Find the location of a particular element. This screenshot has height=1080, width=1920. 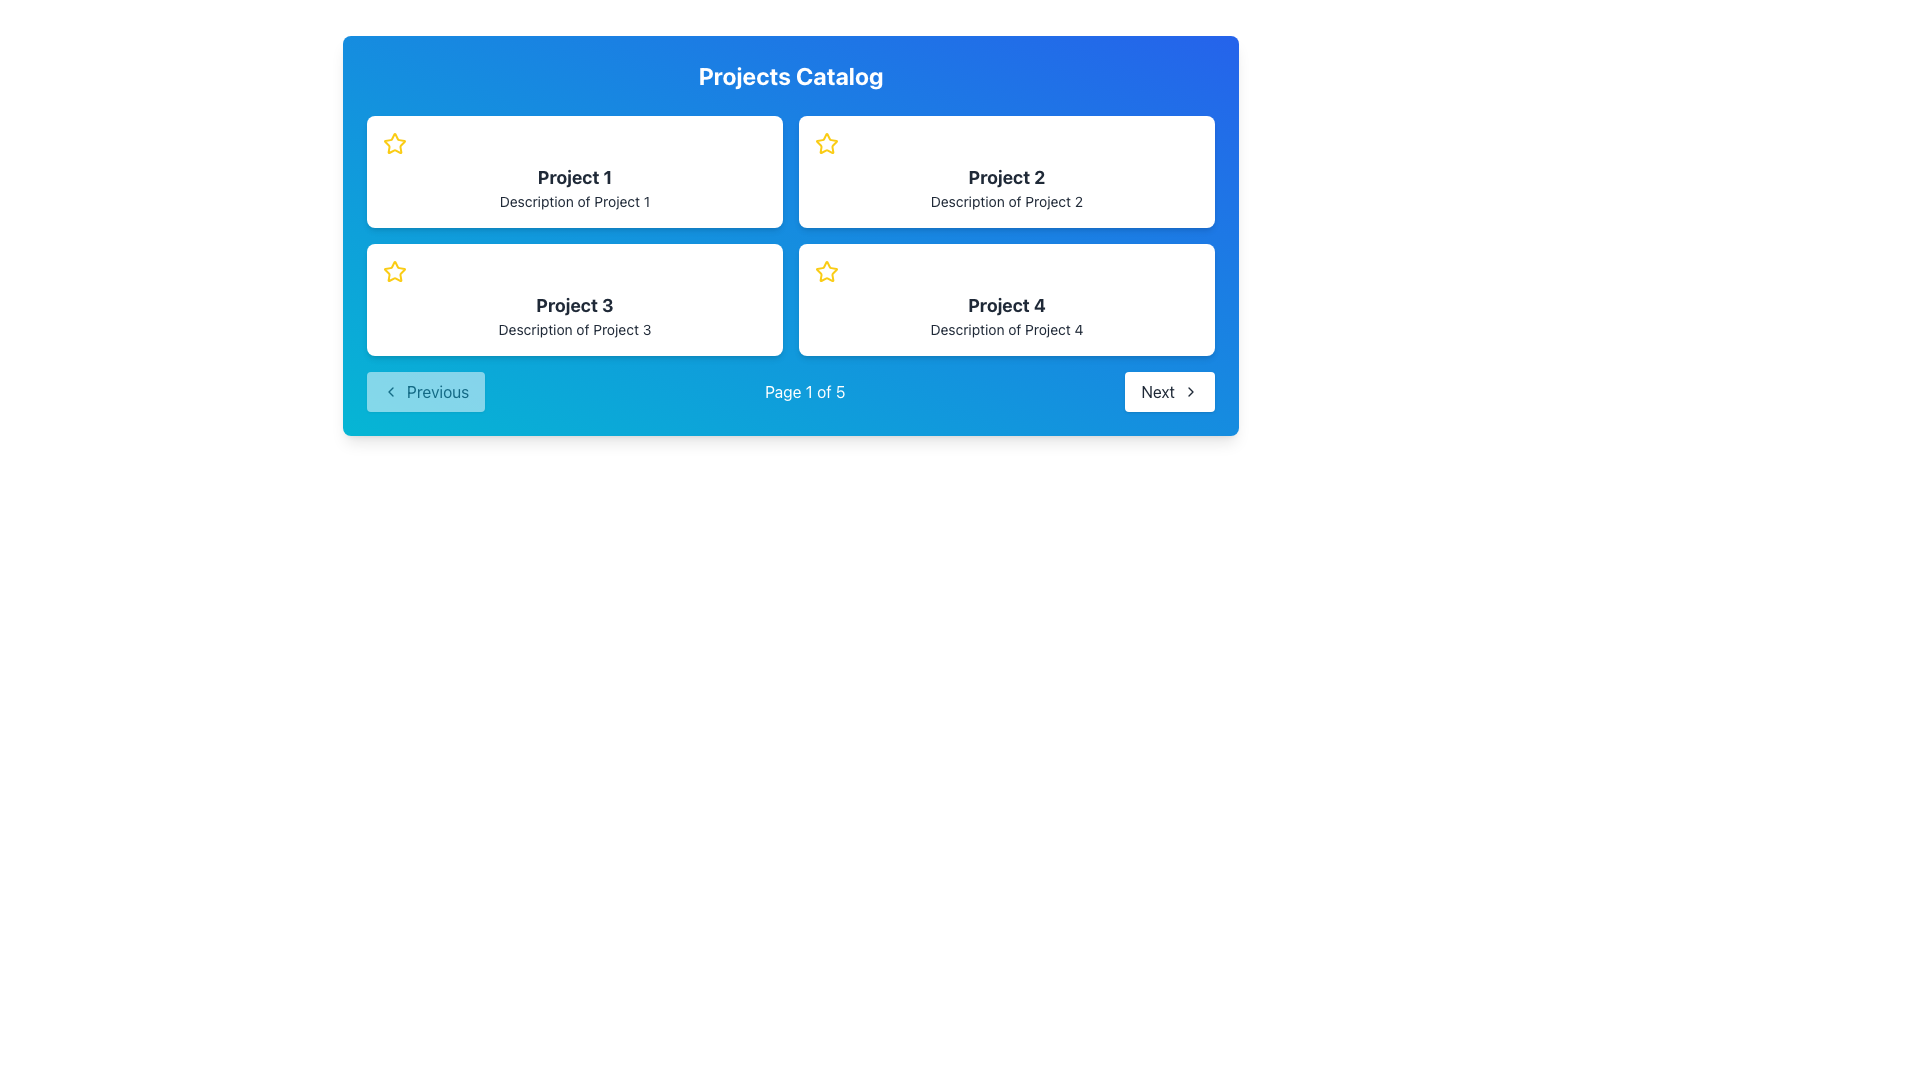

the star icon located in the top-left section of the fourth card in the project grid layout is located at coordinates (826, 271).